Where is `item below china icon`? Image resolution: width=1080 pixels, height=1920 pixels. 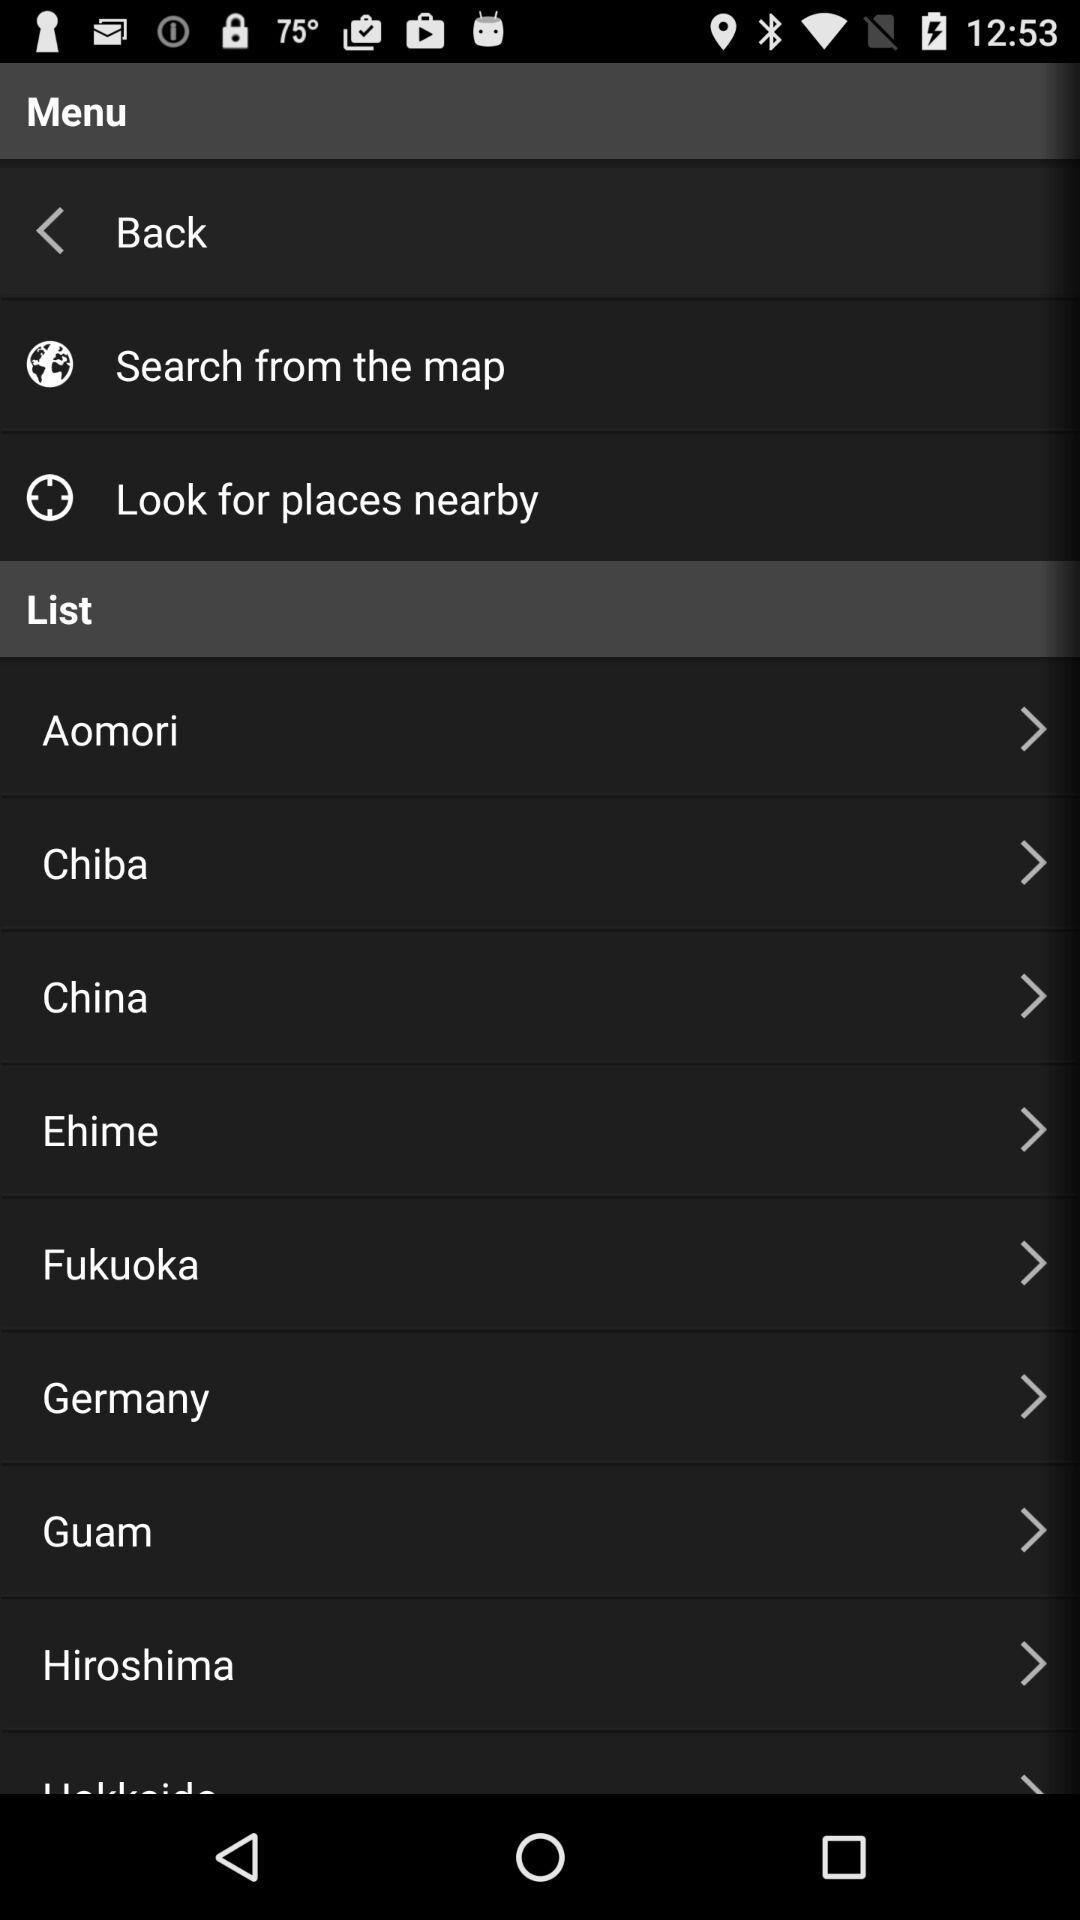 item below china icon is located at coordinates (505, 1129).